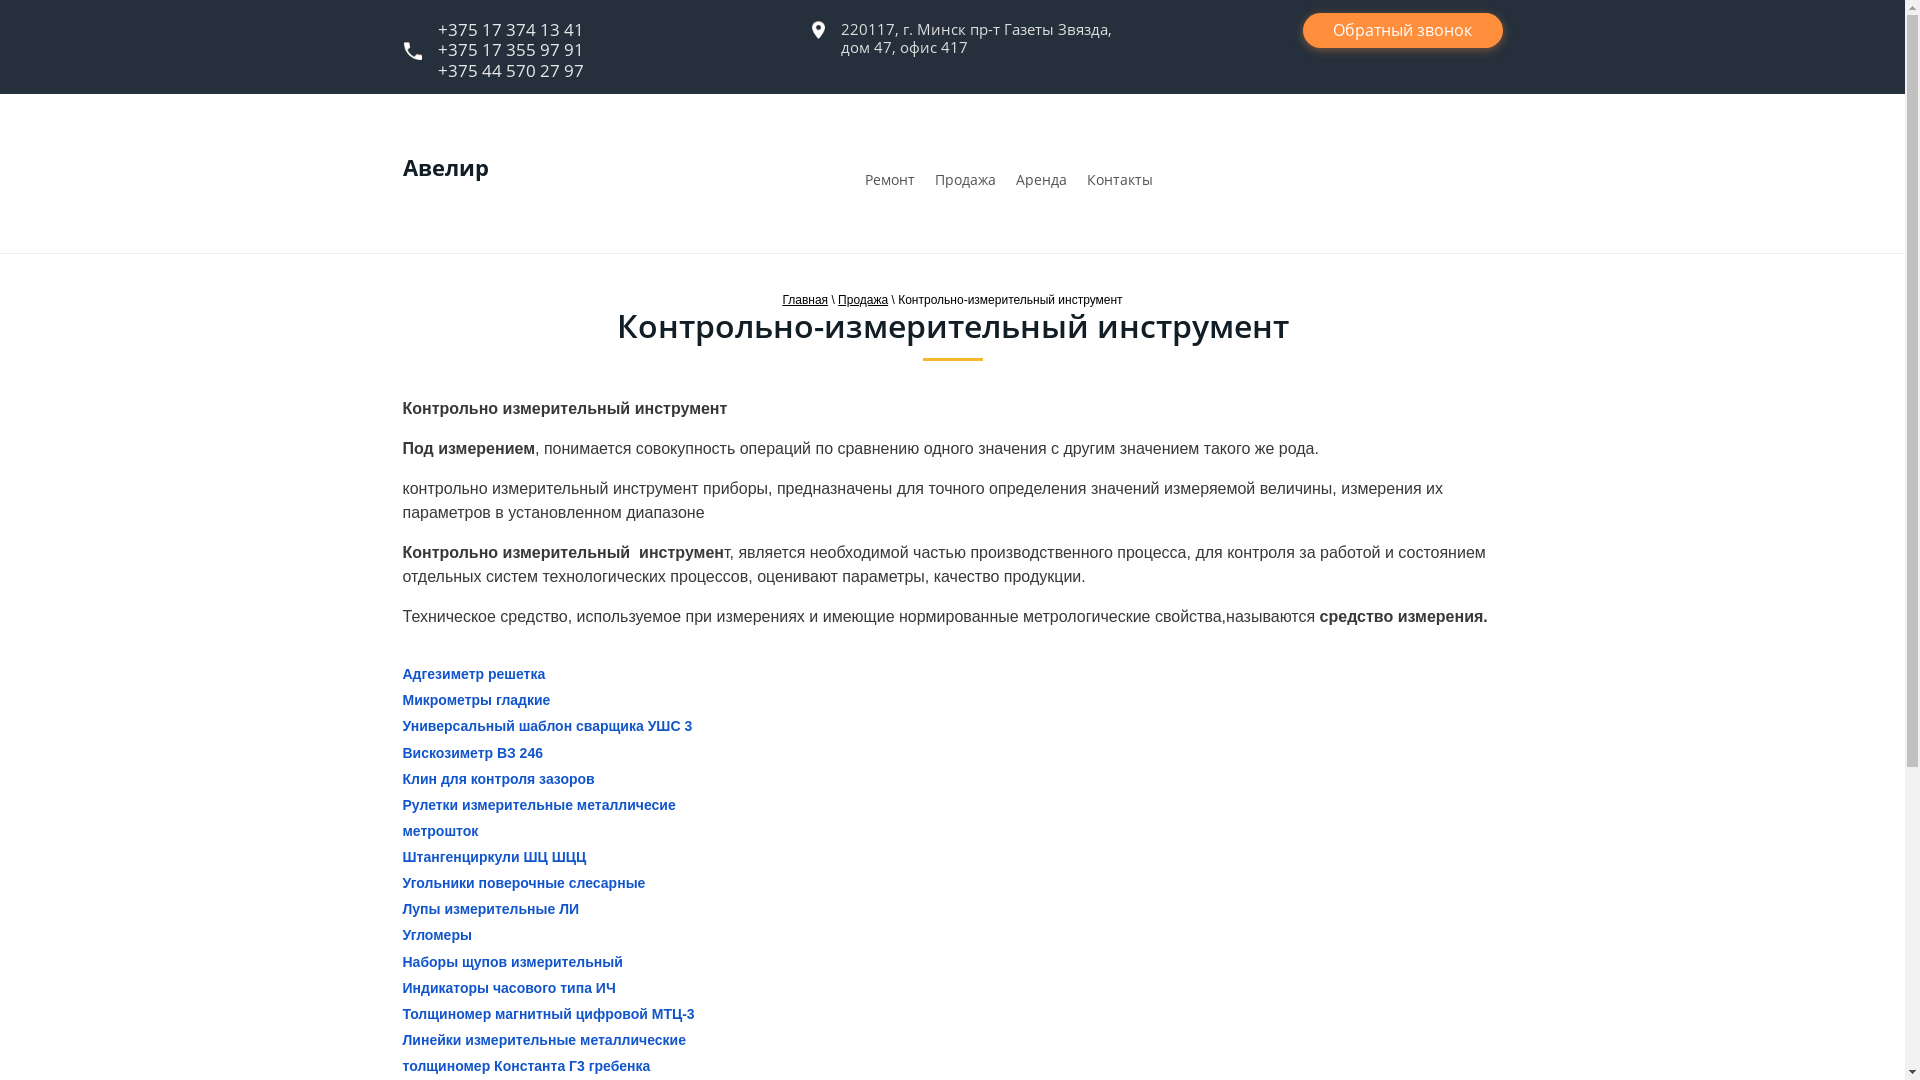 This screenshot has height=1080, width=1920. What do you see at coordinates (510, 48) in the screenshot?
I see `'+375 17 355 97 91'` at bounding box center [510, 48].